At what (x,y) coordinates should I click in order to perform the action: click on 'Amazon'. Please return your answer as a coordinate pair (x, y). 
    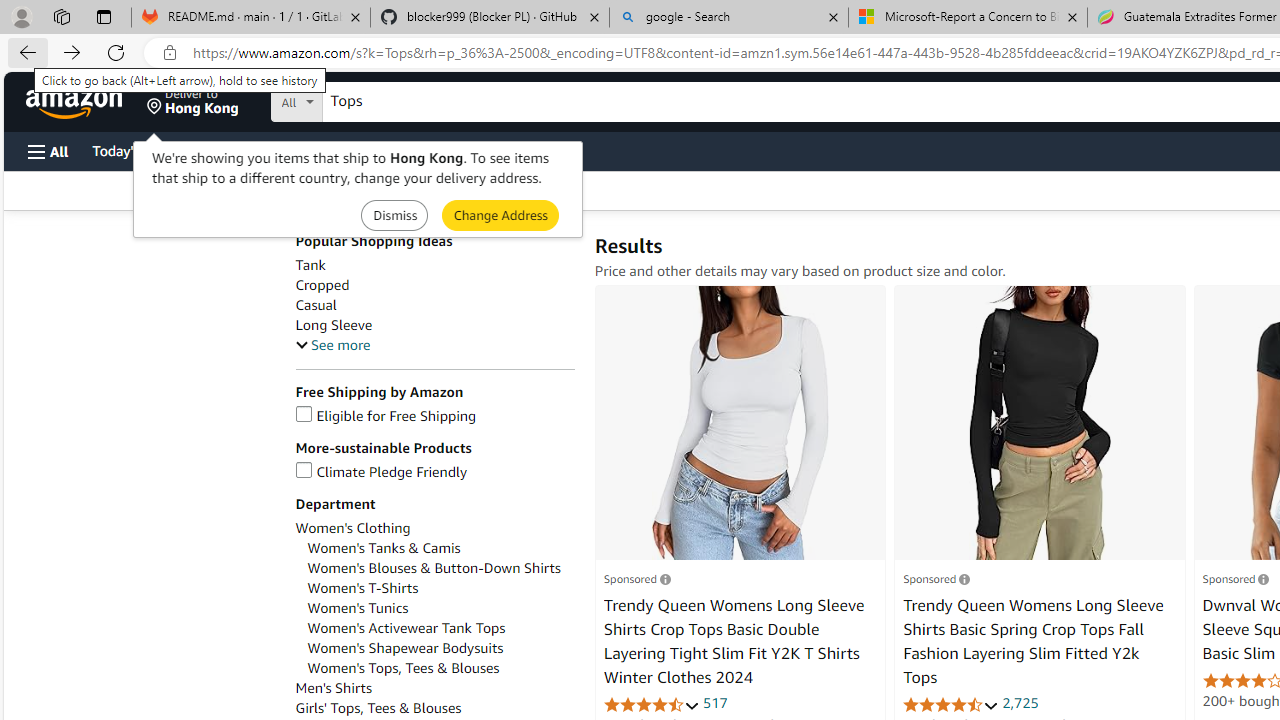
    Looking at the image, I should click on (76, 101).